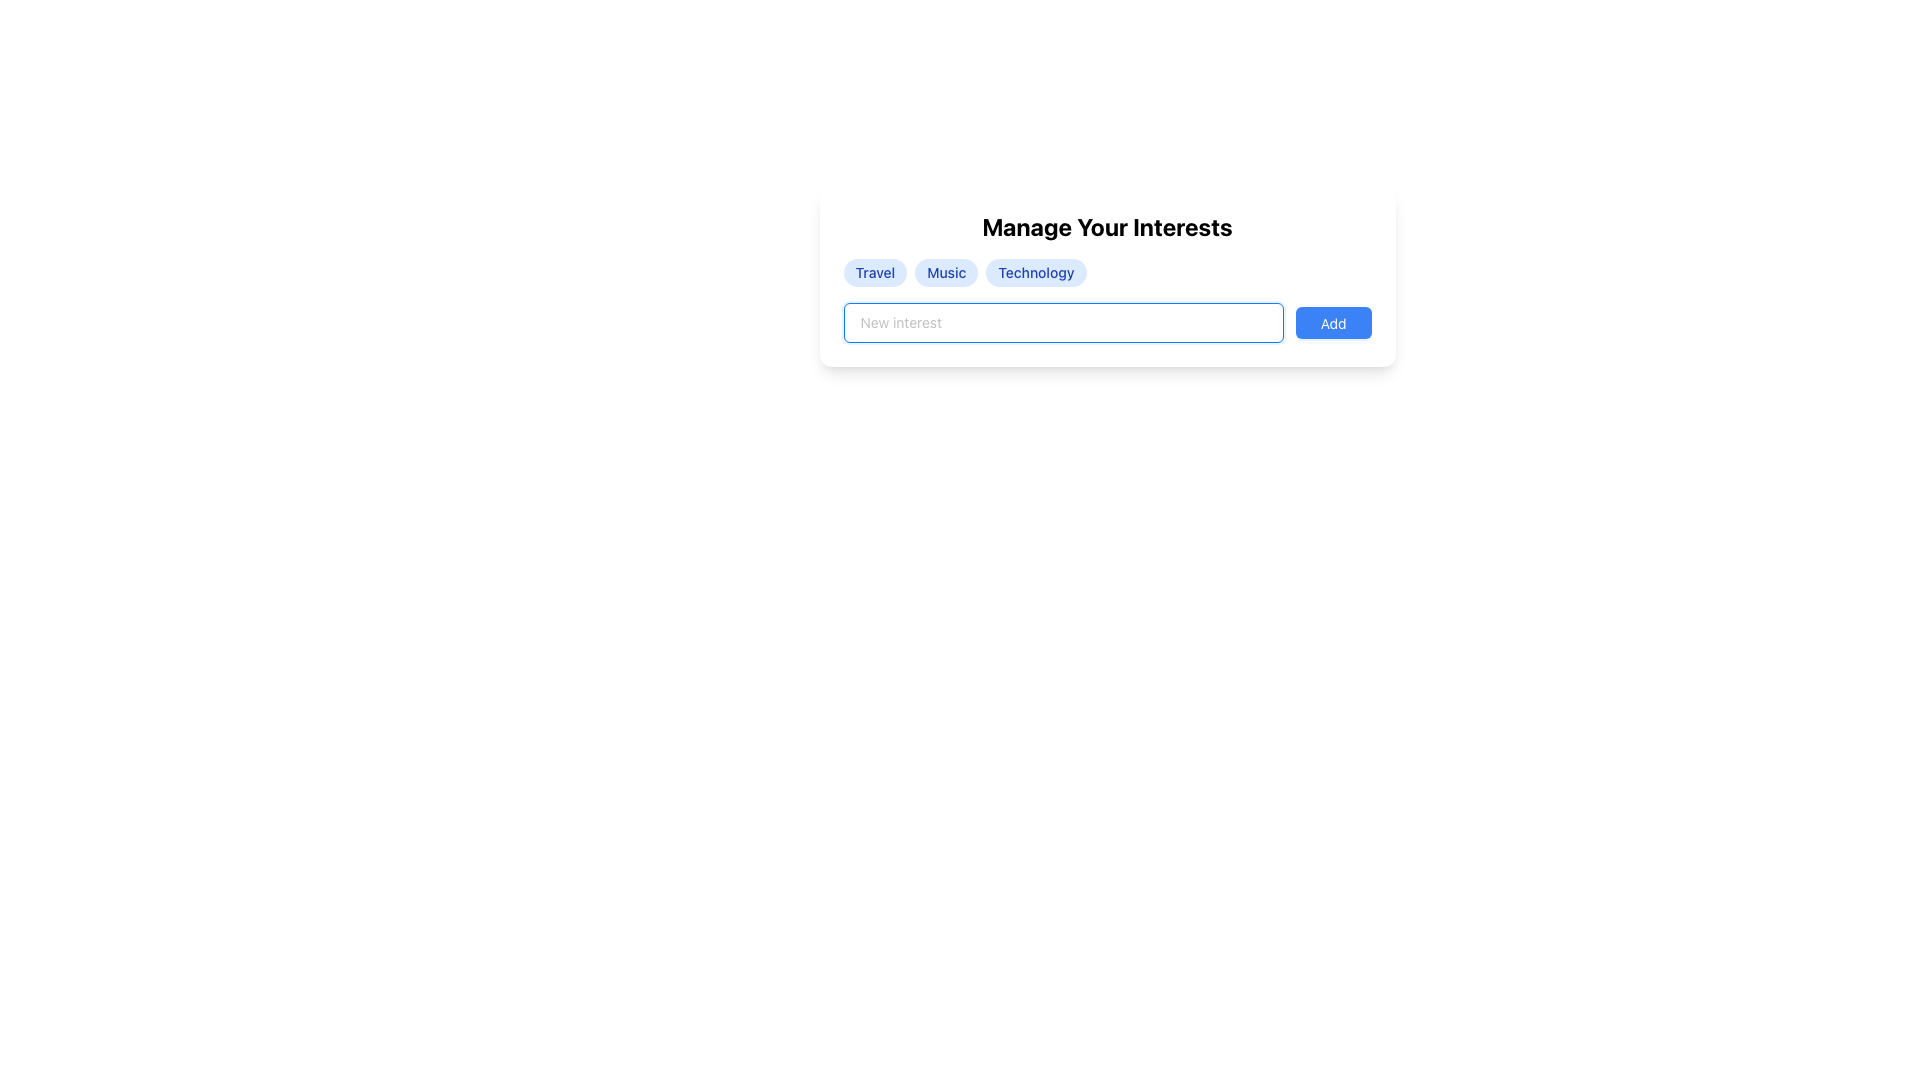 The width and height of the screenshot is (1920, 1080). I want to click on the 'Technology' Tag/Label Component, which is the third badge from the left in a horizontal row of badges labeled 'Travel', 'Music', and 'Technology', so click(1036, 273).